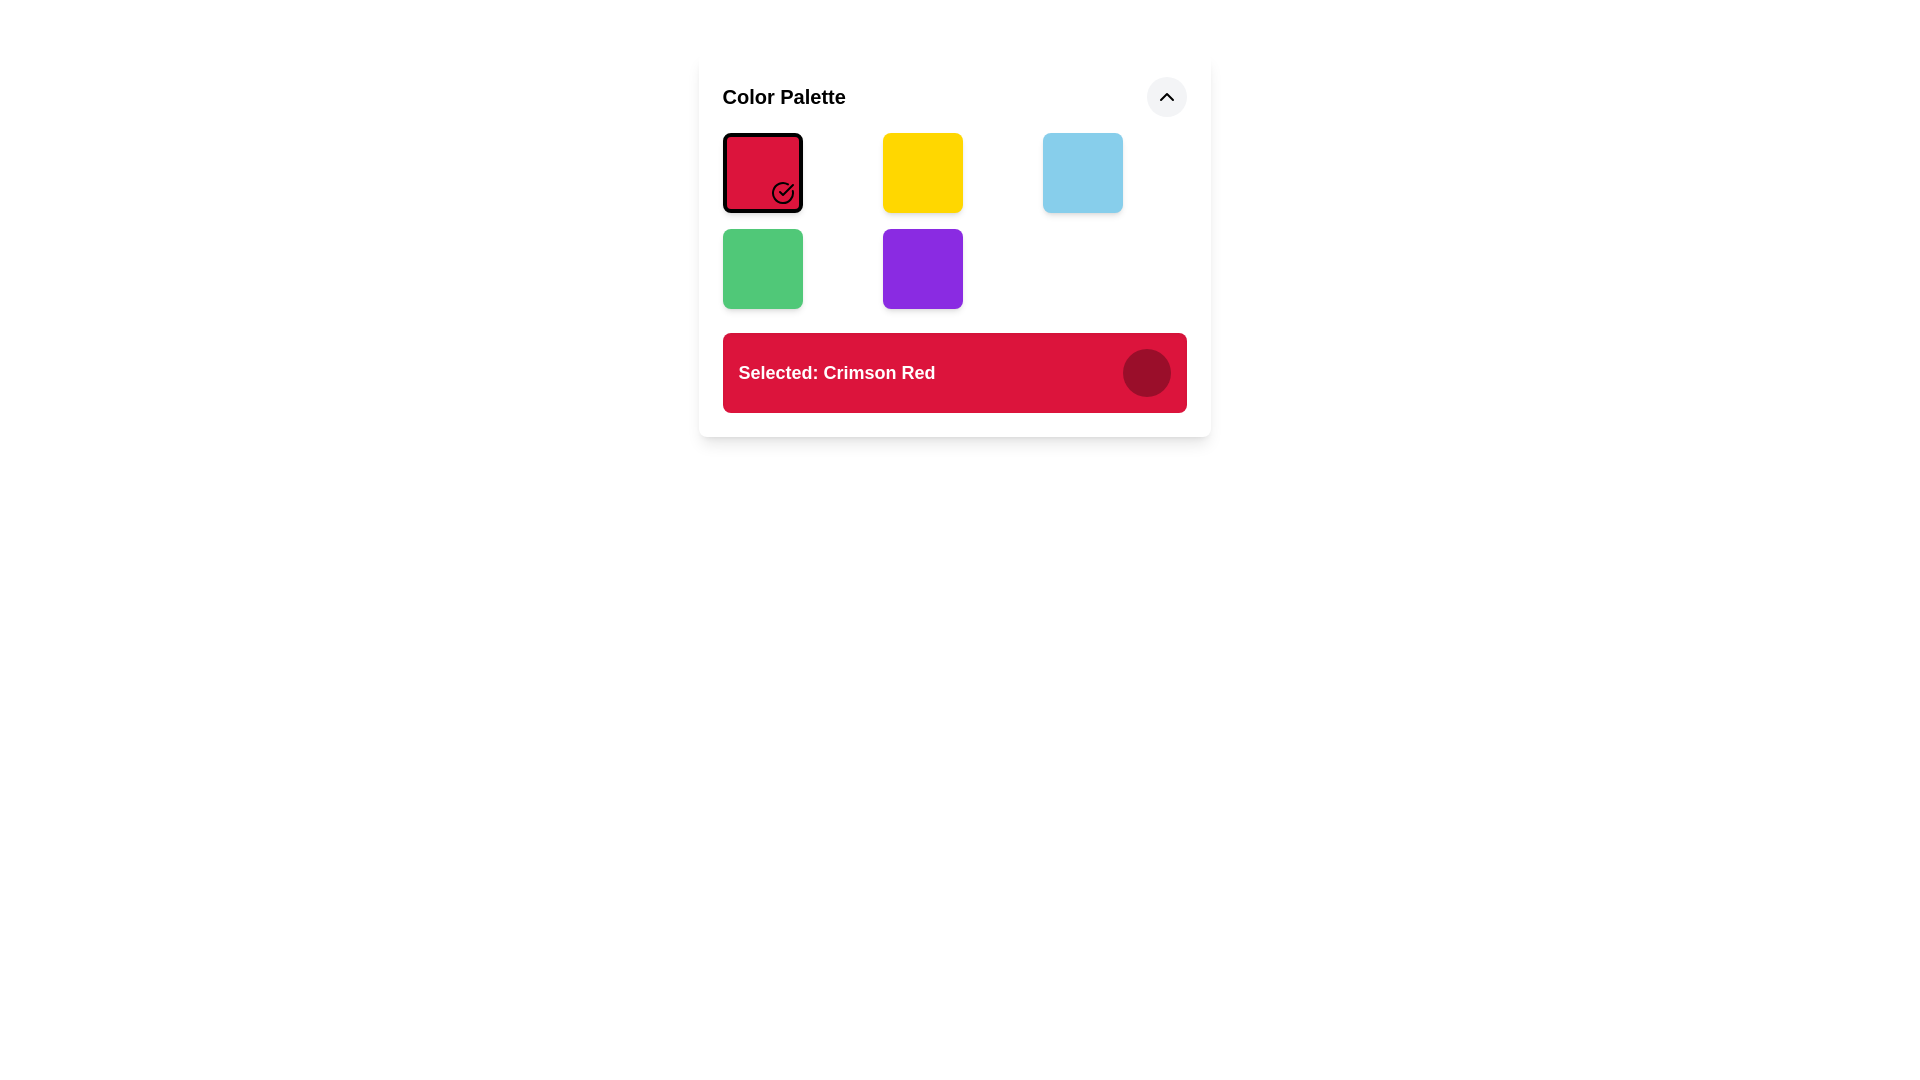 This screenshot has height=1080, width=1920. I want to click on the Color Selection Tile with a vibrant purple background to observe its hover effect, so click(921, 268).